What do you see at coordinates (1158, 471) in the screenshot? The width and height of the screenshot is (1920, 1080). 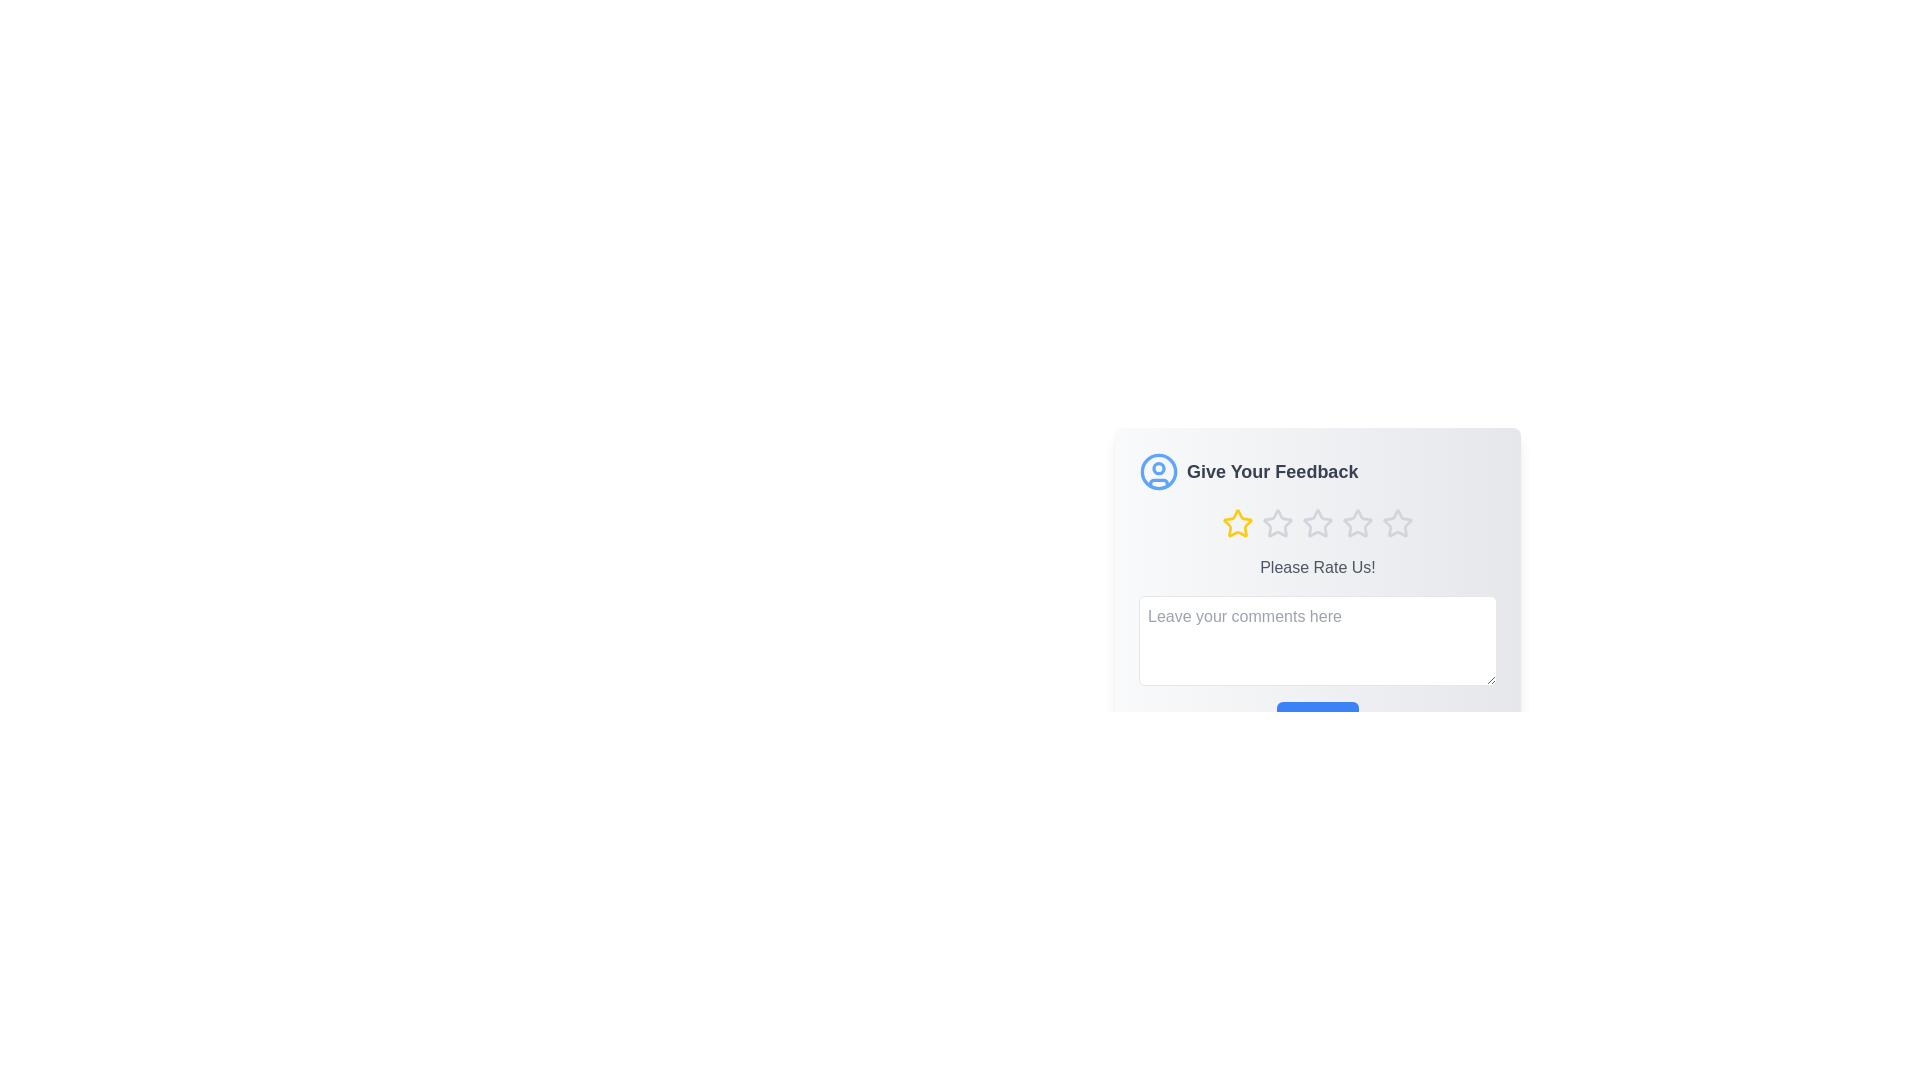 I see `the graphical element (circle) that is part of the avatar icon representation located to the left of the 'Give Your Feedback' text in the feedback interface` at bounding box center [1158, 471].